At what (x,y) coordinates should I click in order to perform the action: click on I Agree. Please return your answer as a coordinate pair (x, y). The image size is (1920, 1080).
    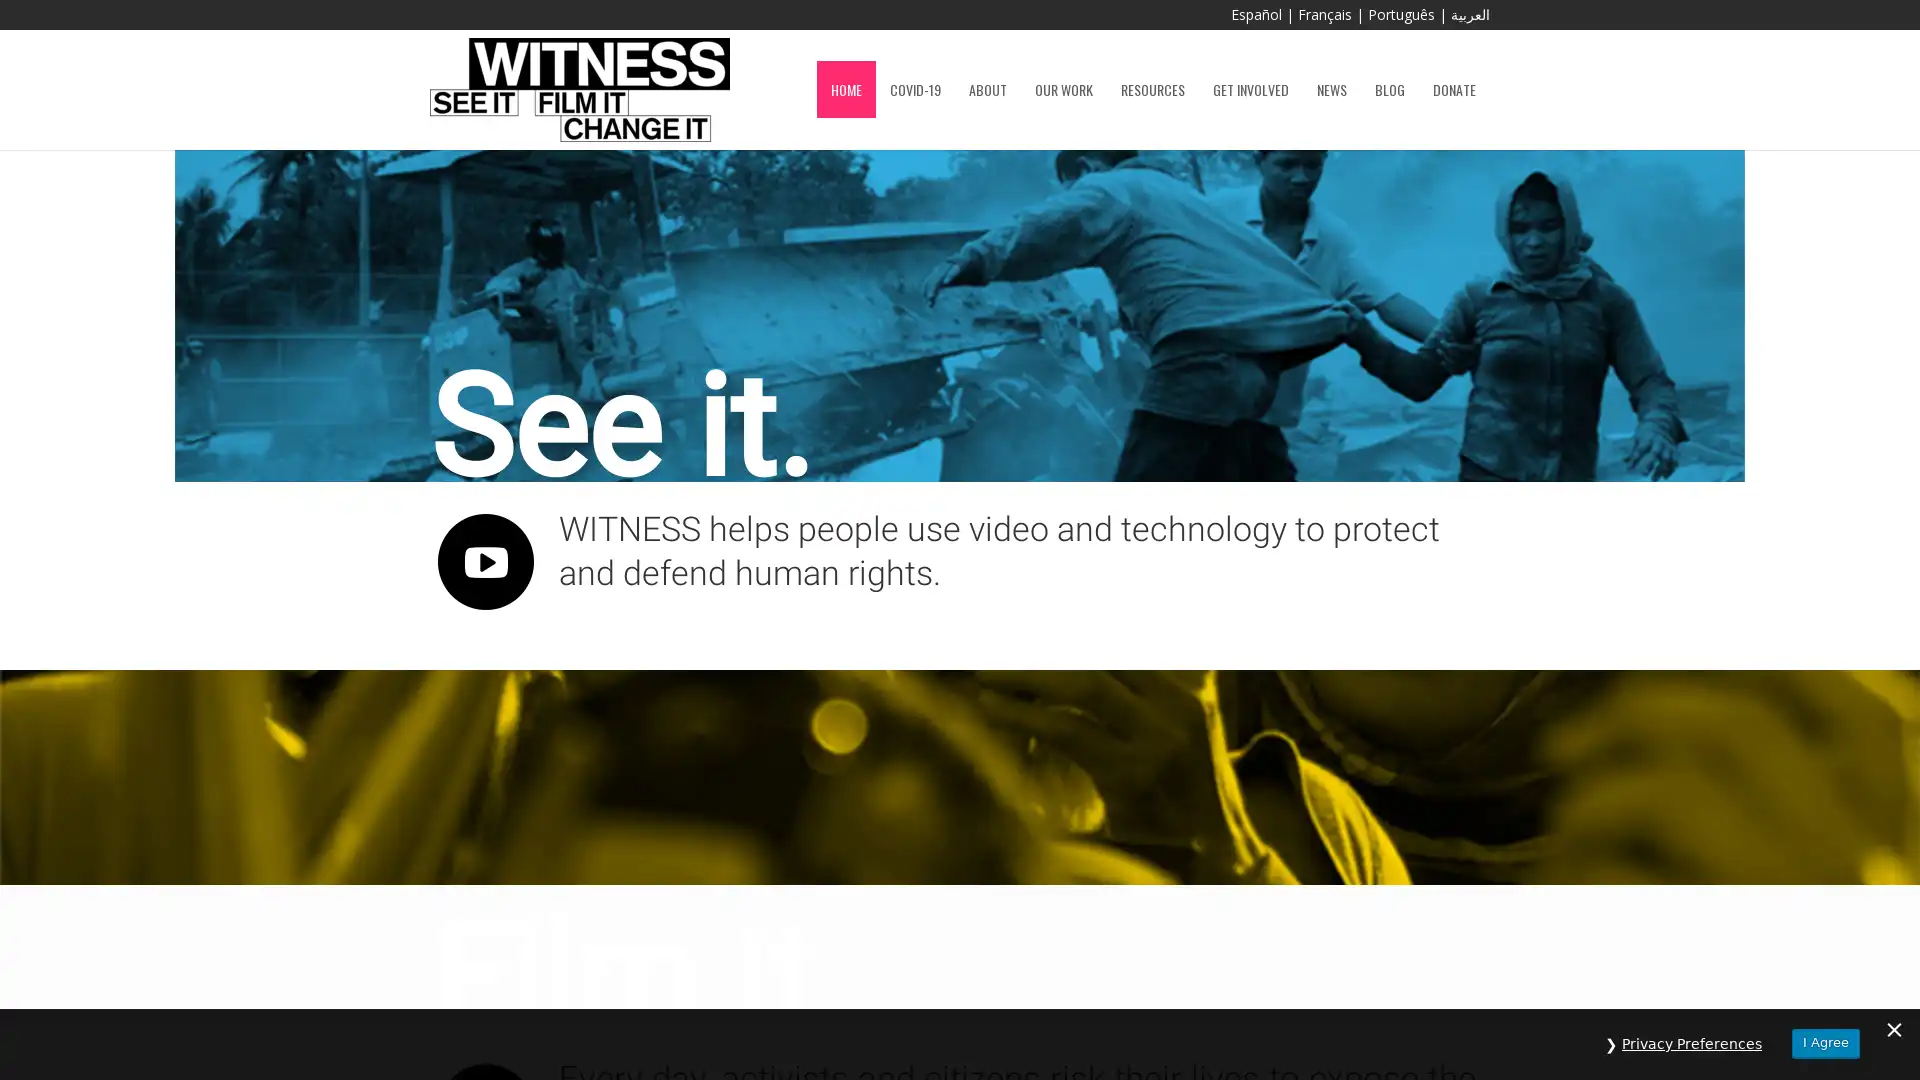
    Looking at the image, I should click on (1825, 1042).